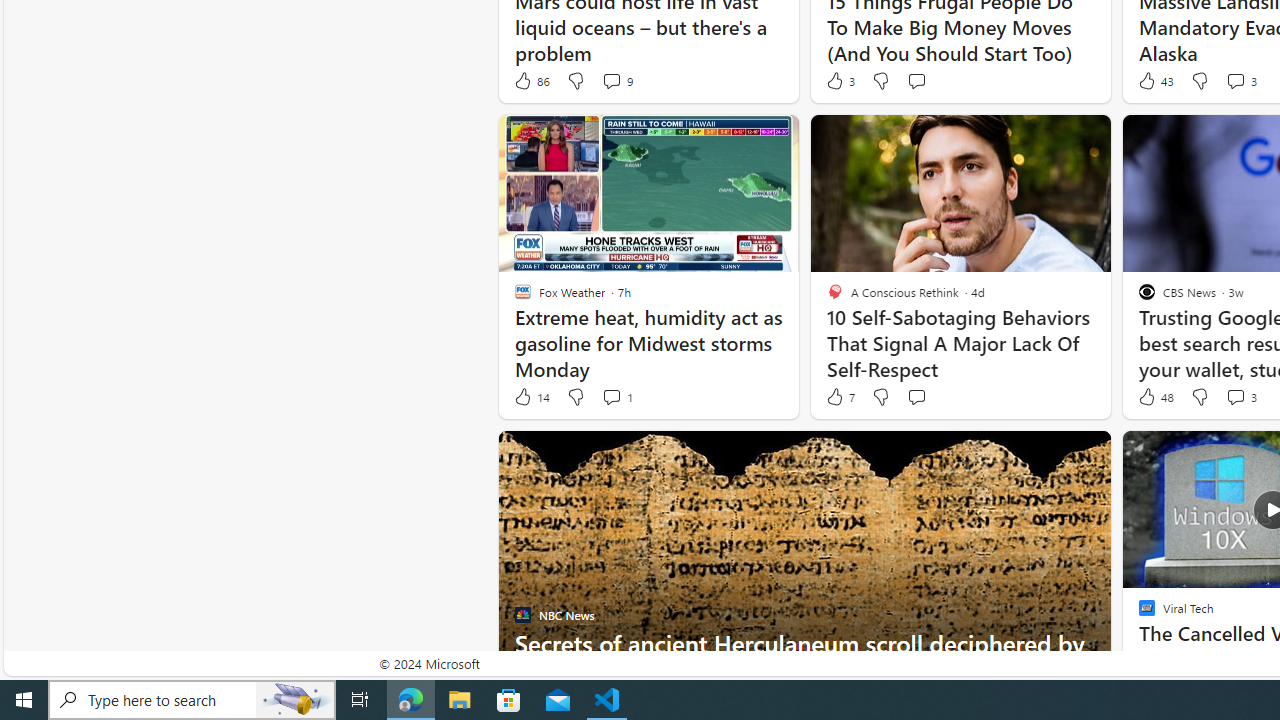  Describe the element at coordinates (610, 80) in the screenshot. I see `'View comments 9 Comment'` at that location.